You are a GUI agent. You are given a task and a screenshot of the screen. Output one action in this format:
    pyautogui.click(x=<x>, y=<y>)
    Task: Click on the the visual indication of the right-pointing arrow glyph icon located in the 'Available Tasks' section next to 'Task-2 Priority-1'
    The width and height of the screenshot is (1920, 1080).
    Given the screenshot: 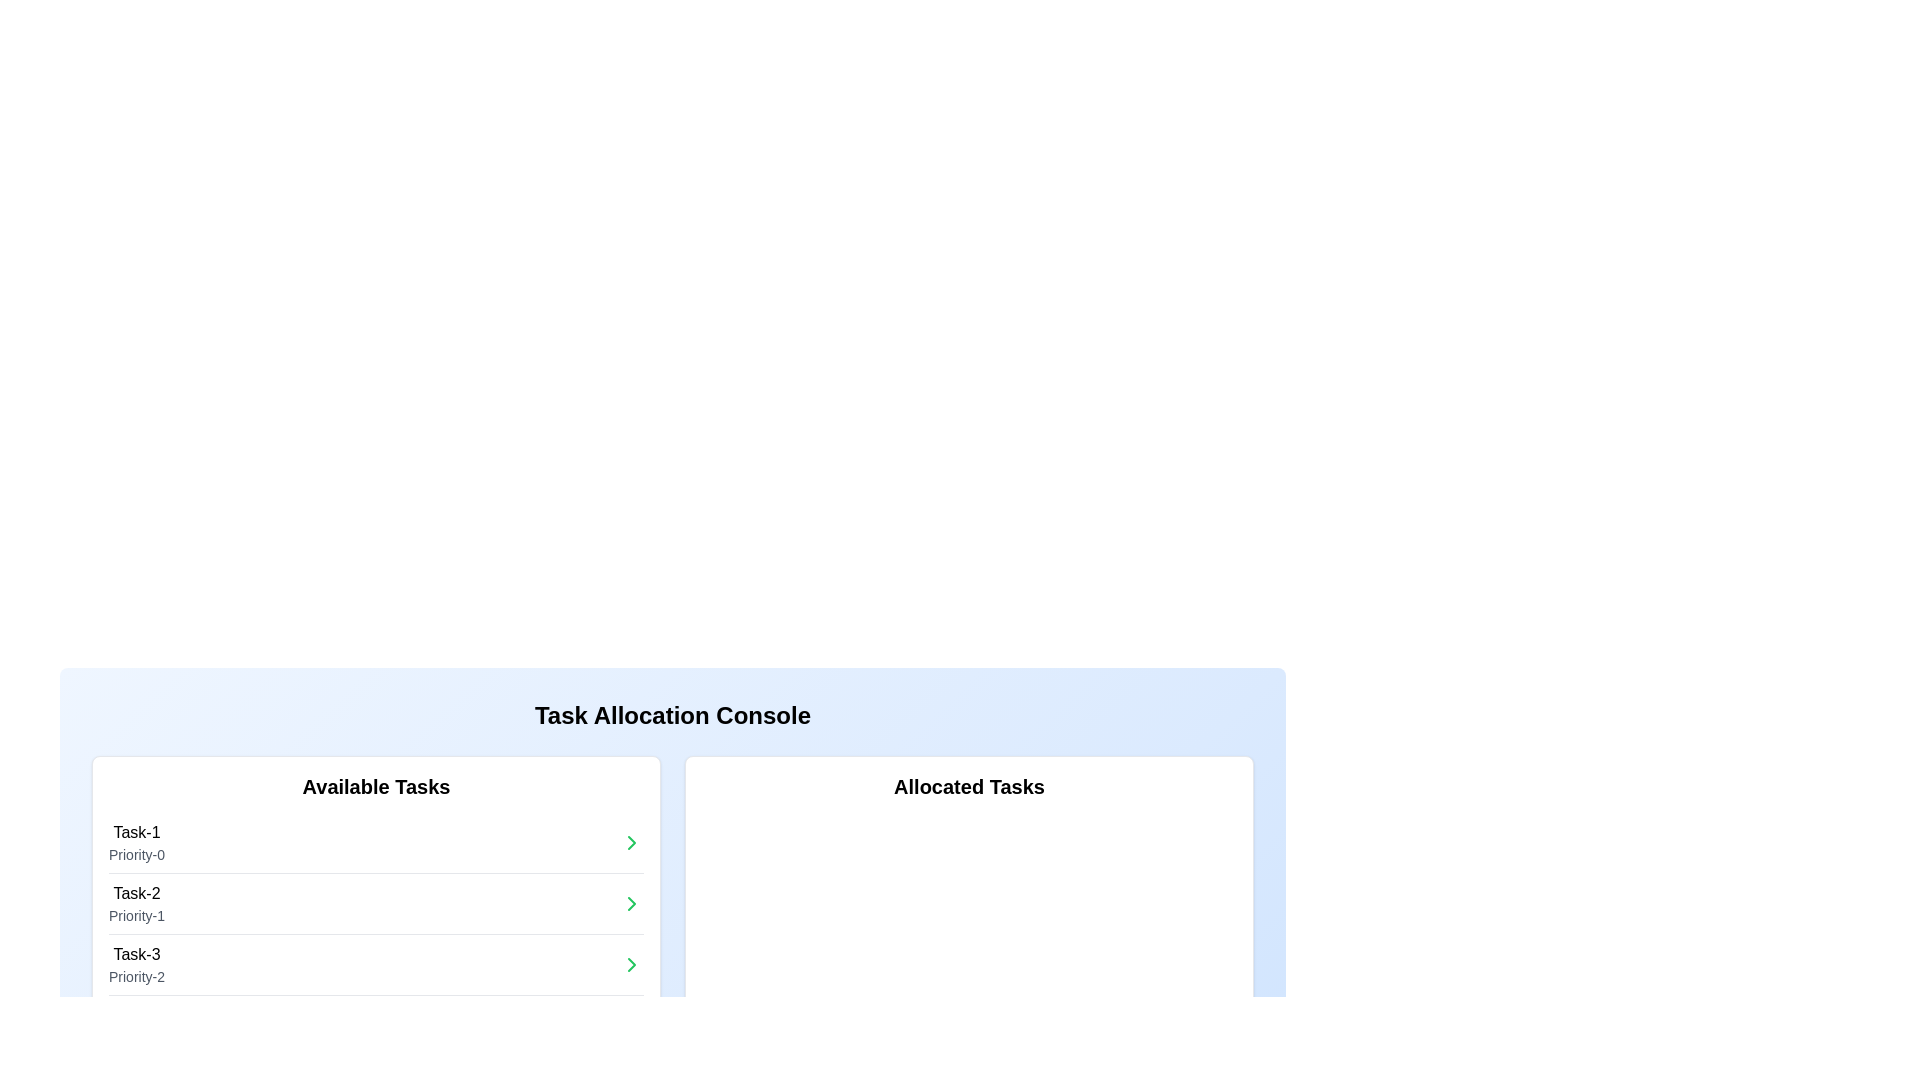 What is the action you would take?
    pyautogui.click(x=631, y=903)
    